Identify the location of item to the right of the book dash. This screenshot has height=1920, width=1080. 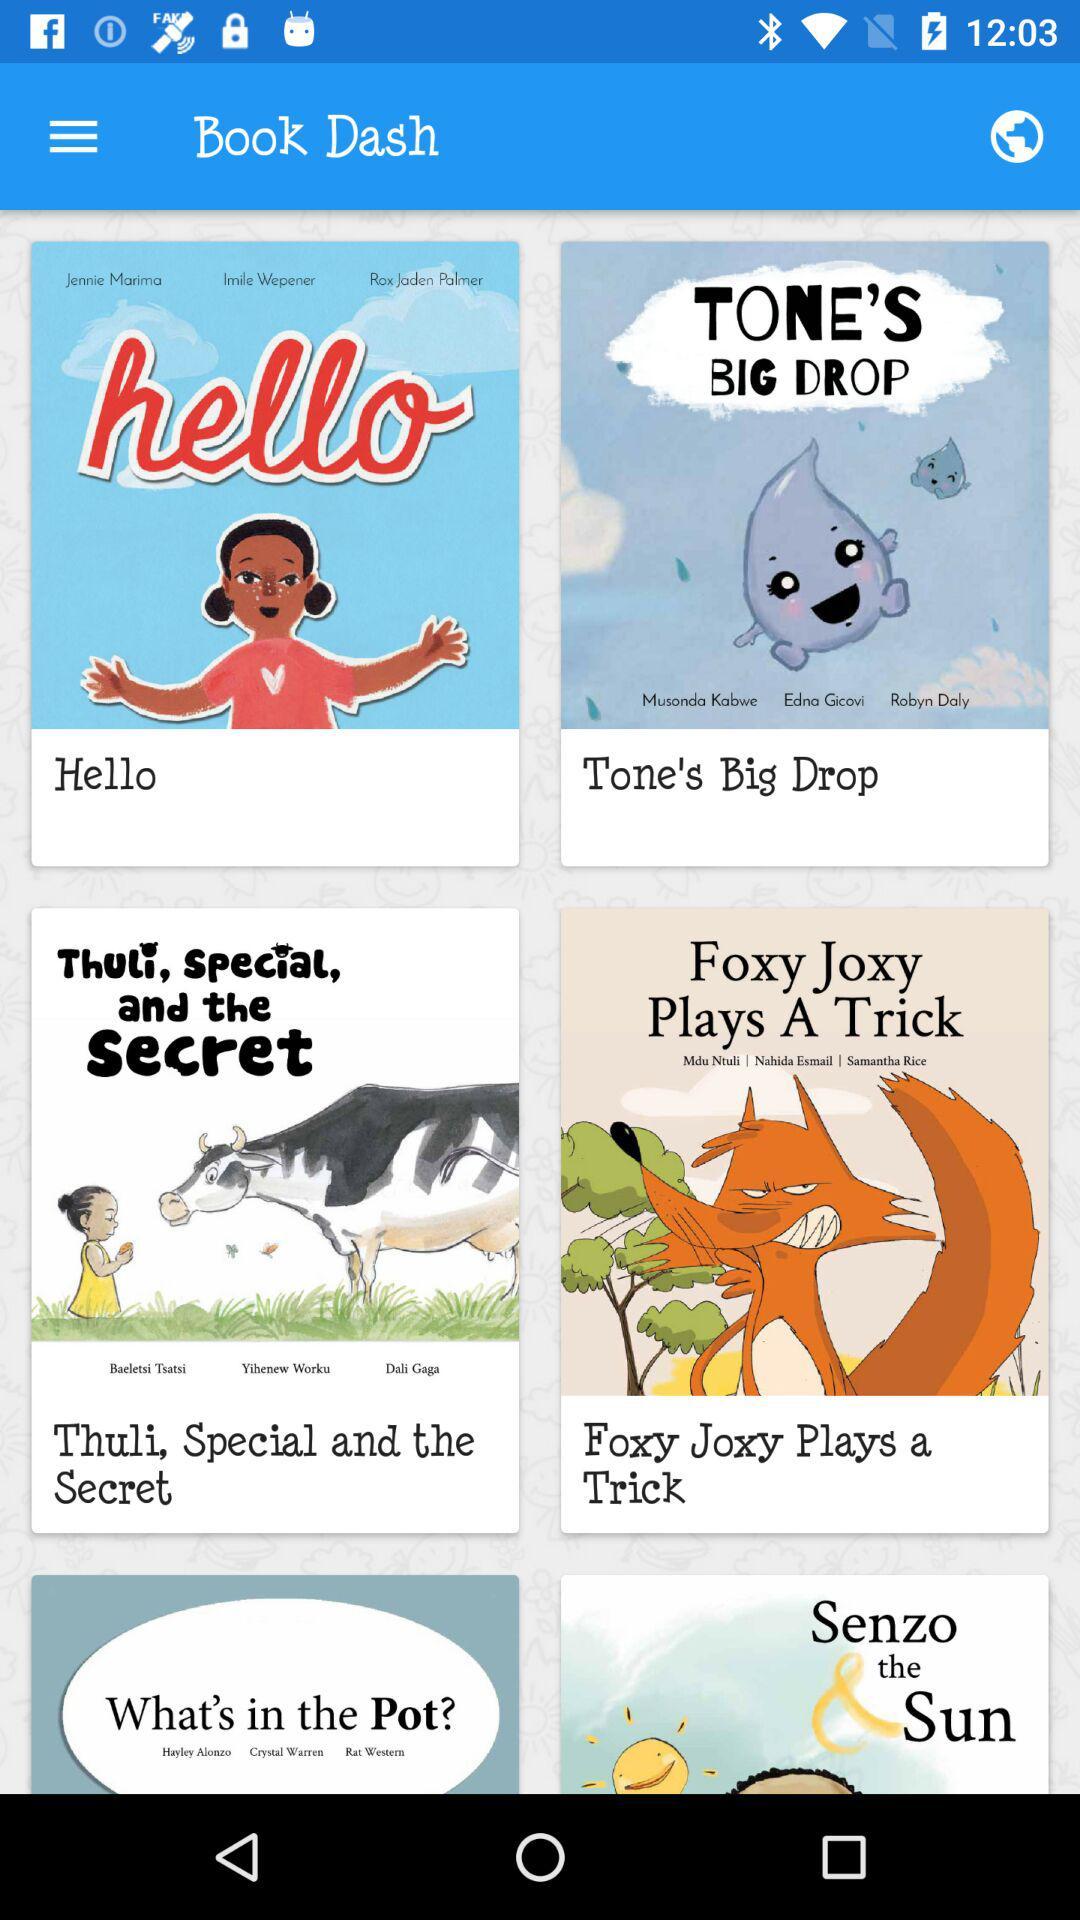
(1017, 135).